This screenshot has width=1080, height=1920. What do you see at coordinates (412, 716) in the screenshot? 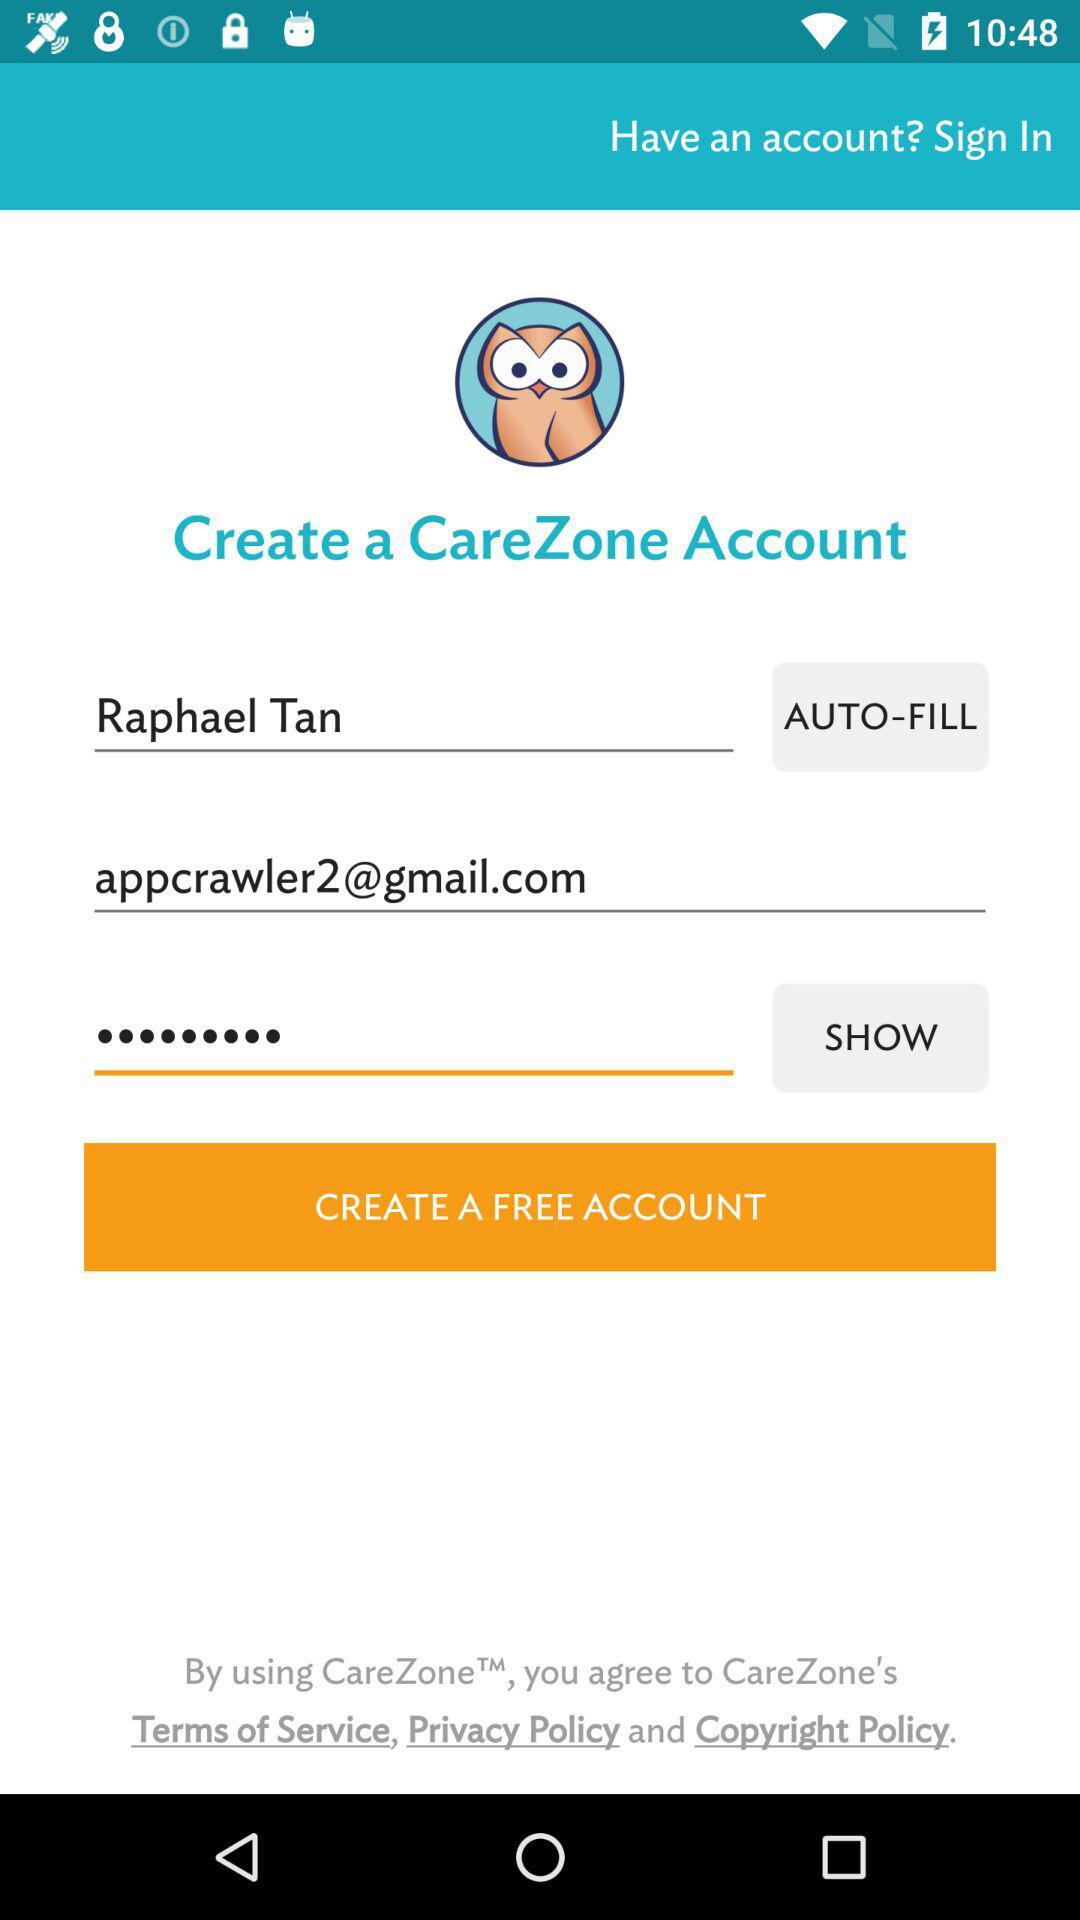
I see `the icon above the appcrawler2@gmail.com item` at bounding box center [412, 716].